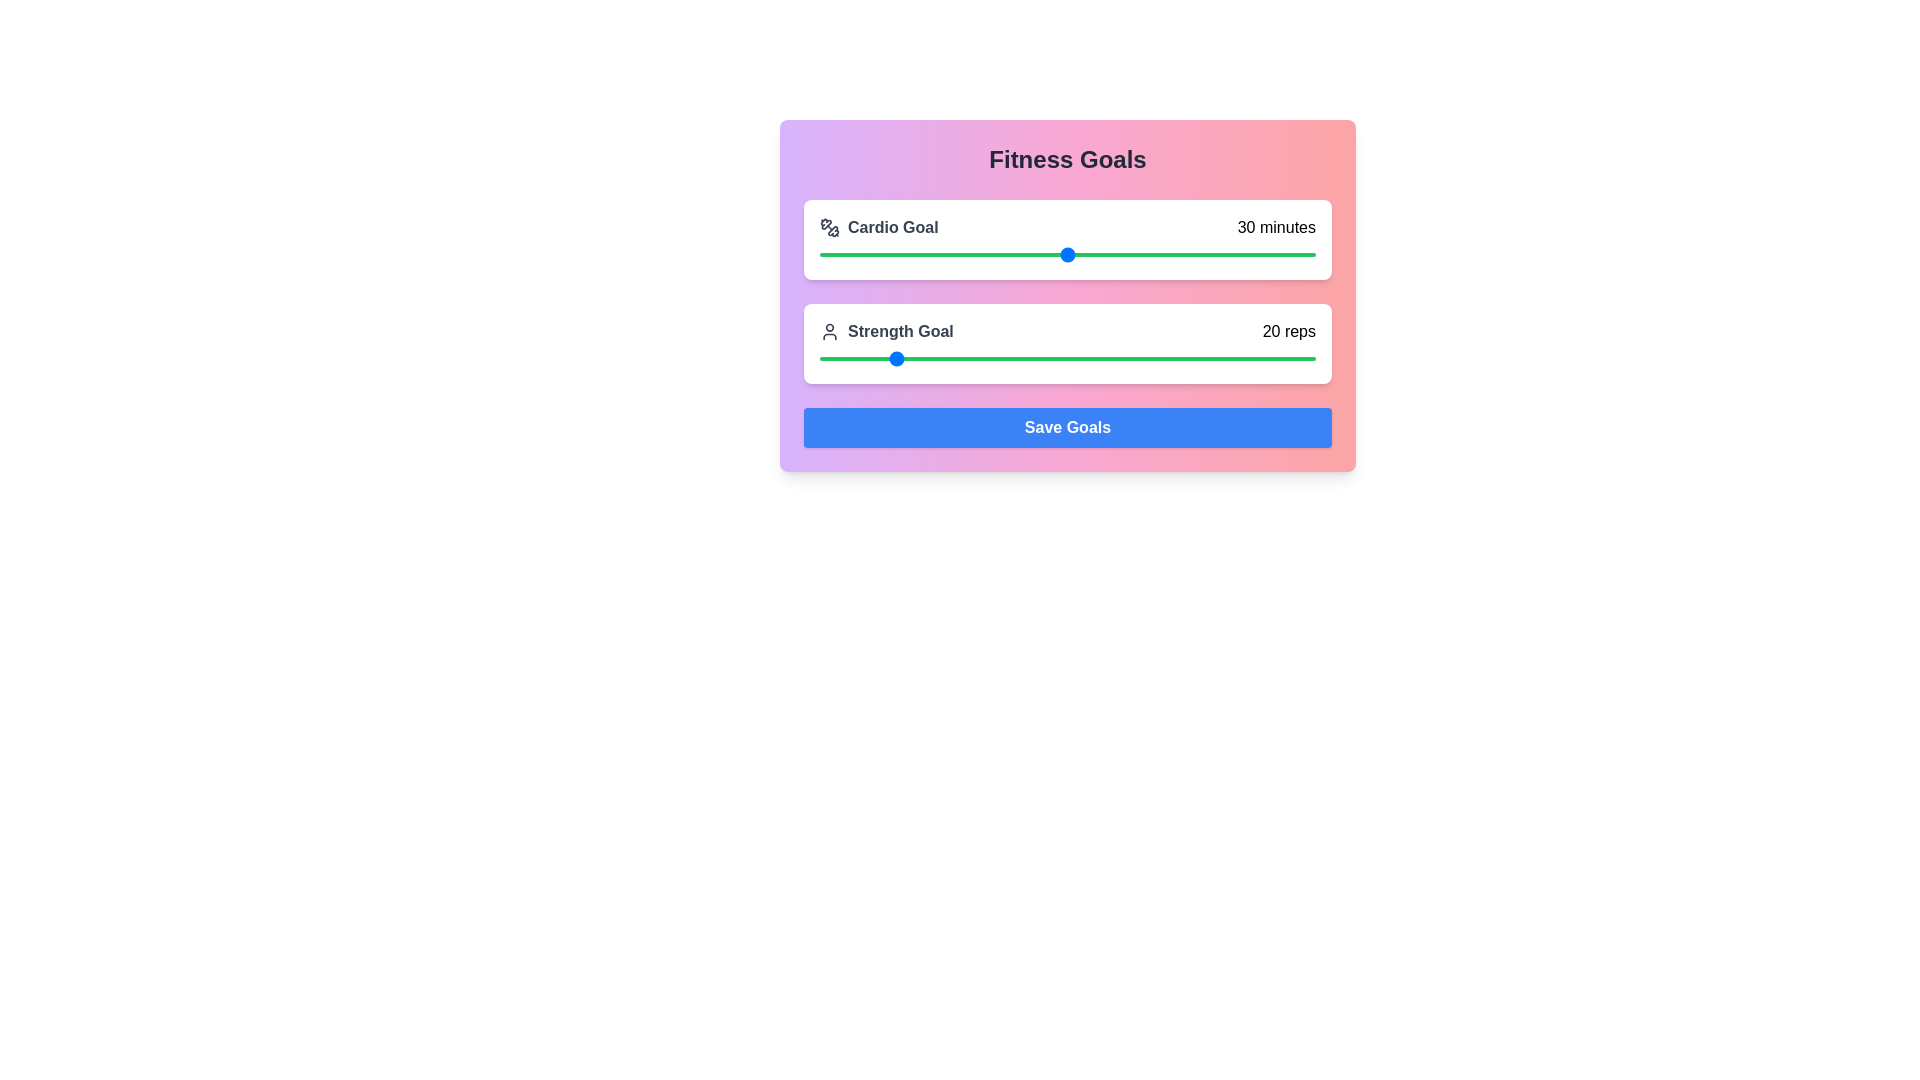 This screenshot has height=1080, width=1920. I want to click on the cardio goal, so click(1232, 253).